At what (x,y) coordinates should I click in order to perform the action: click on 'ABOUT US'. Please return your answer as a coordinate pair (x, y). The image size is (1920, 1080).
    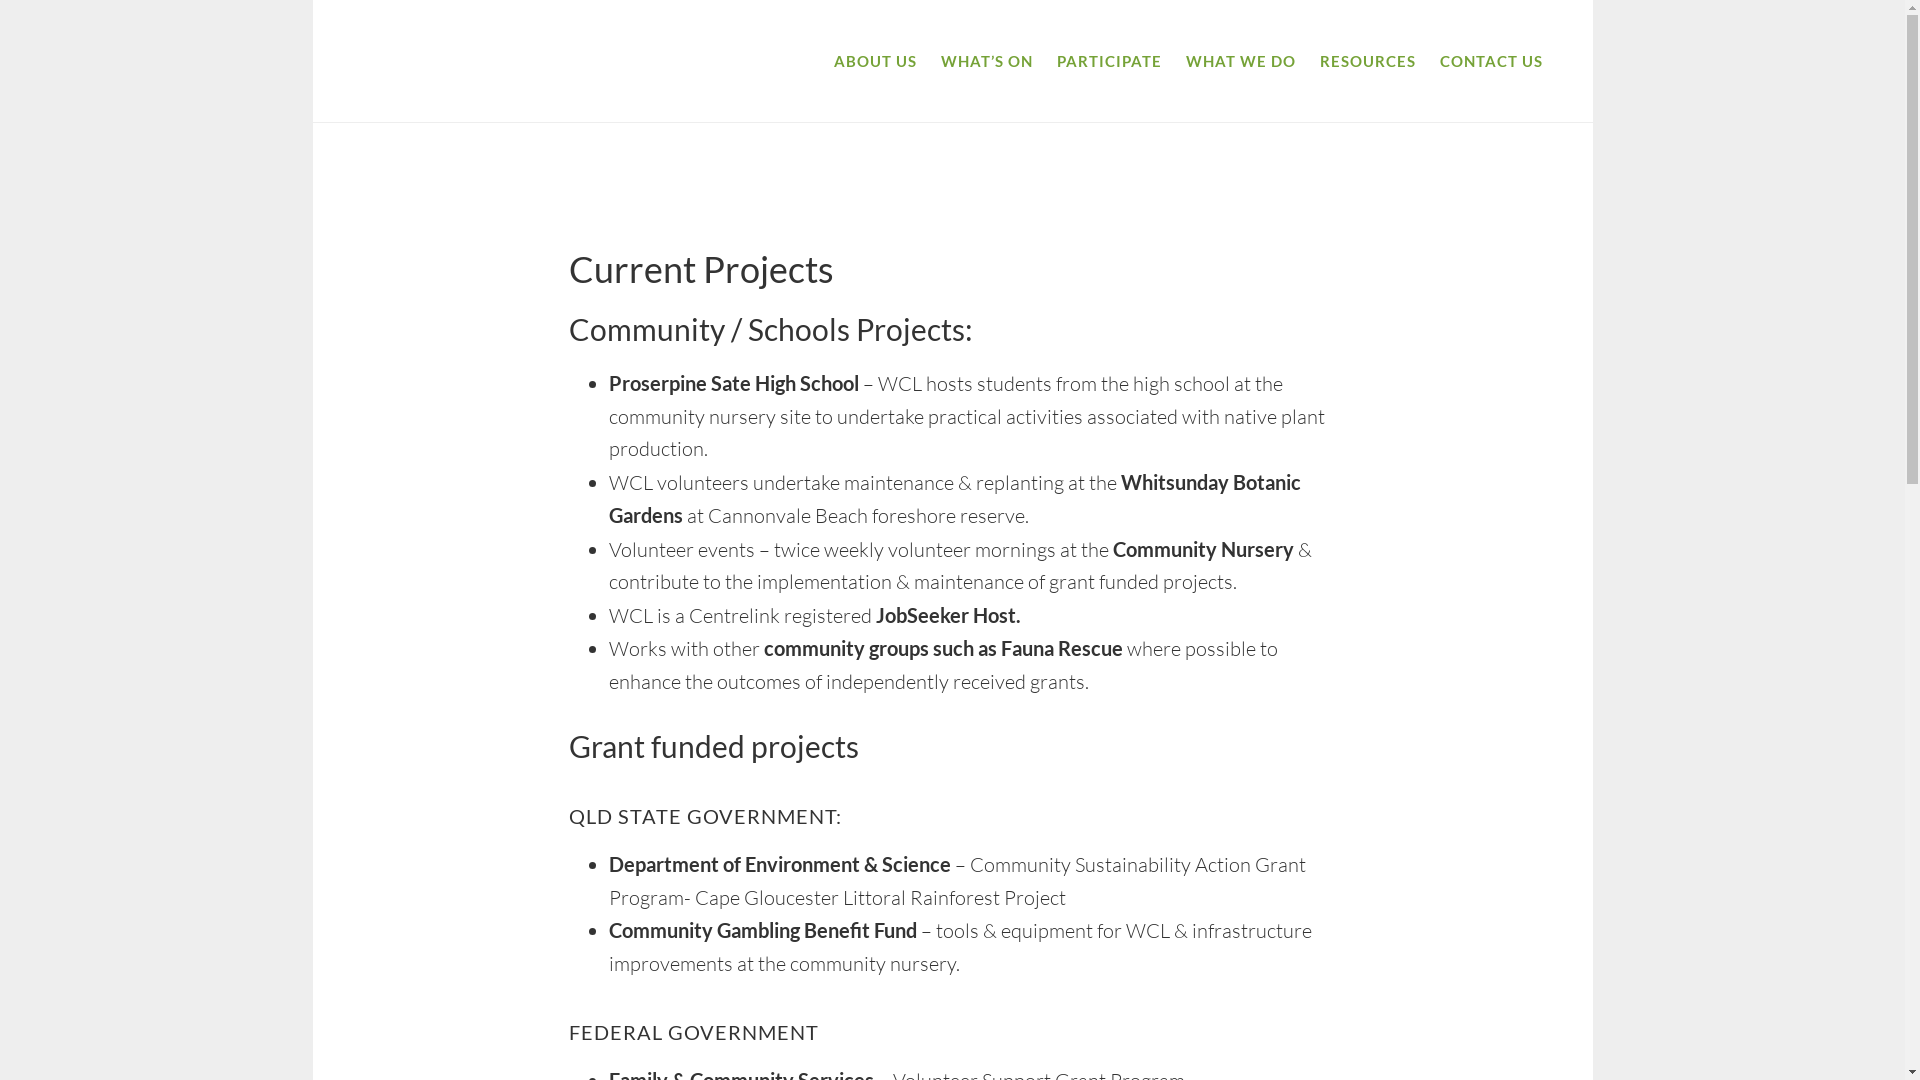
    Looking at the image, I should click on (824, 60).